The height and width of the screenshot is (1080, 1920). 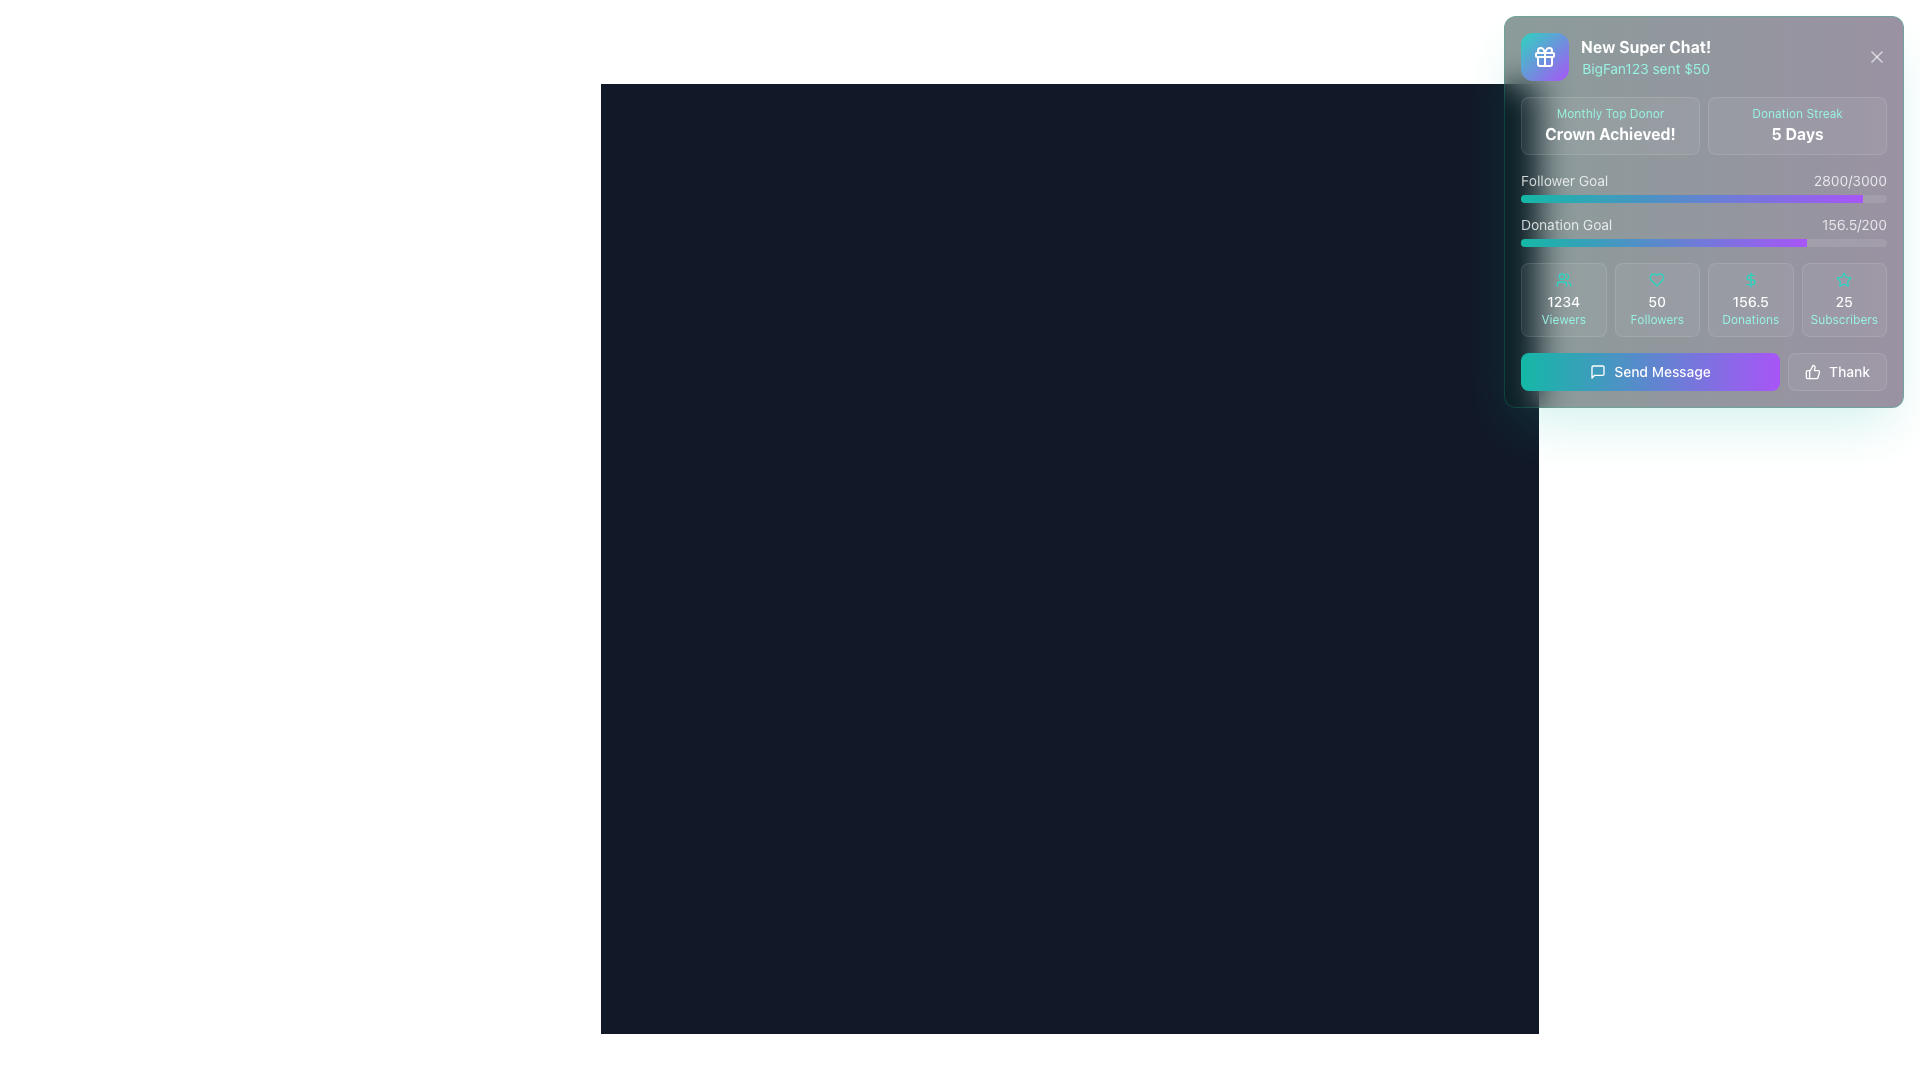 I want to click on the notification label in the upper-right area of the interface that indicates the occurrence of a specific event, so click(x=1646, y=45).